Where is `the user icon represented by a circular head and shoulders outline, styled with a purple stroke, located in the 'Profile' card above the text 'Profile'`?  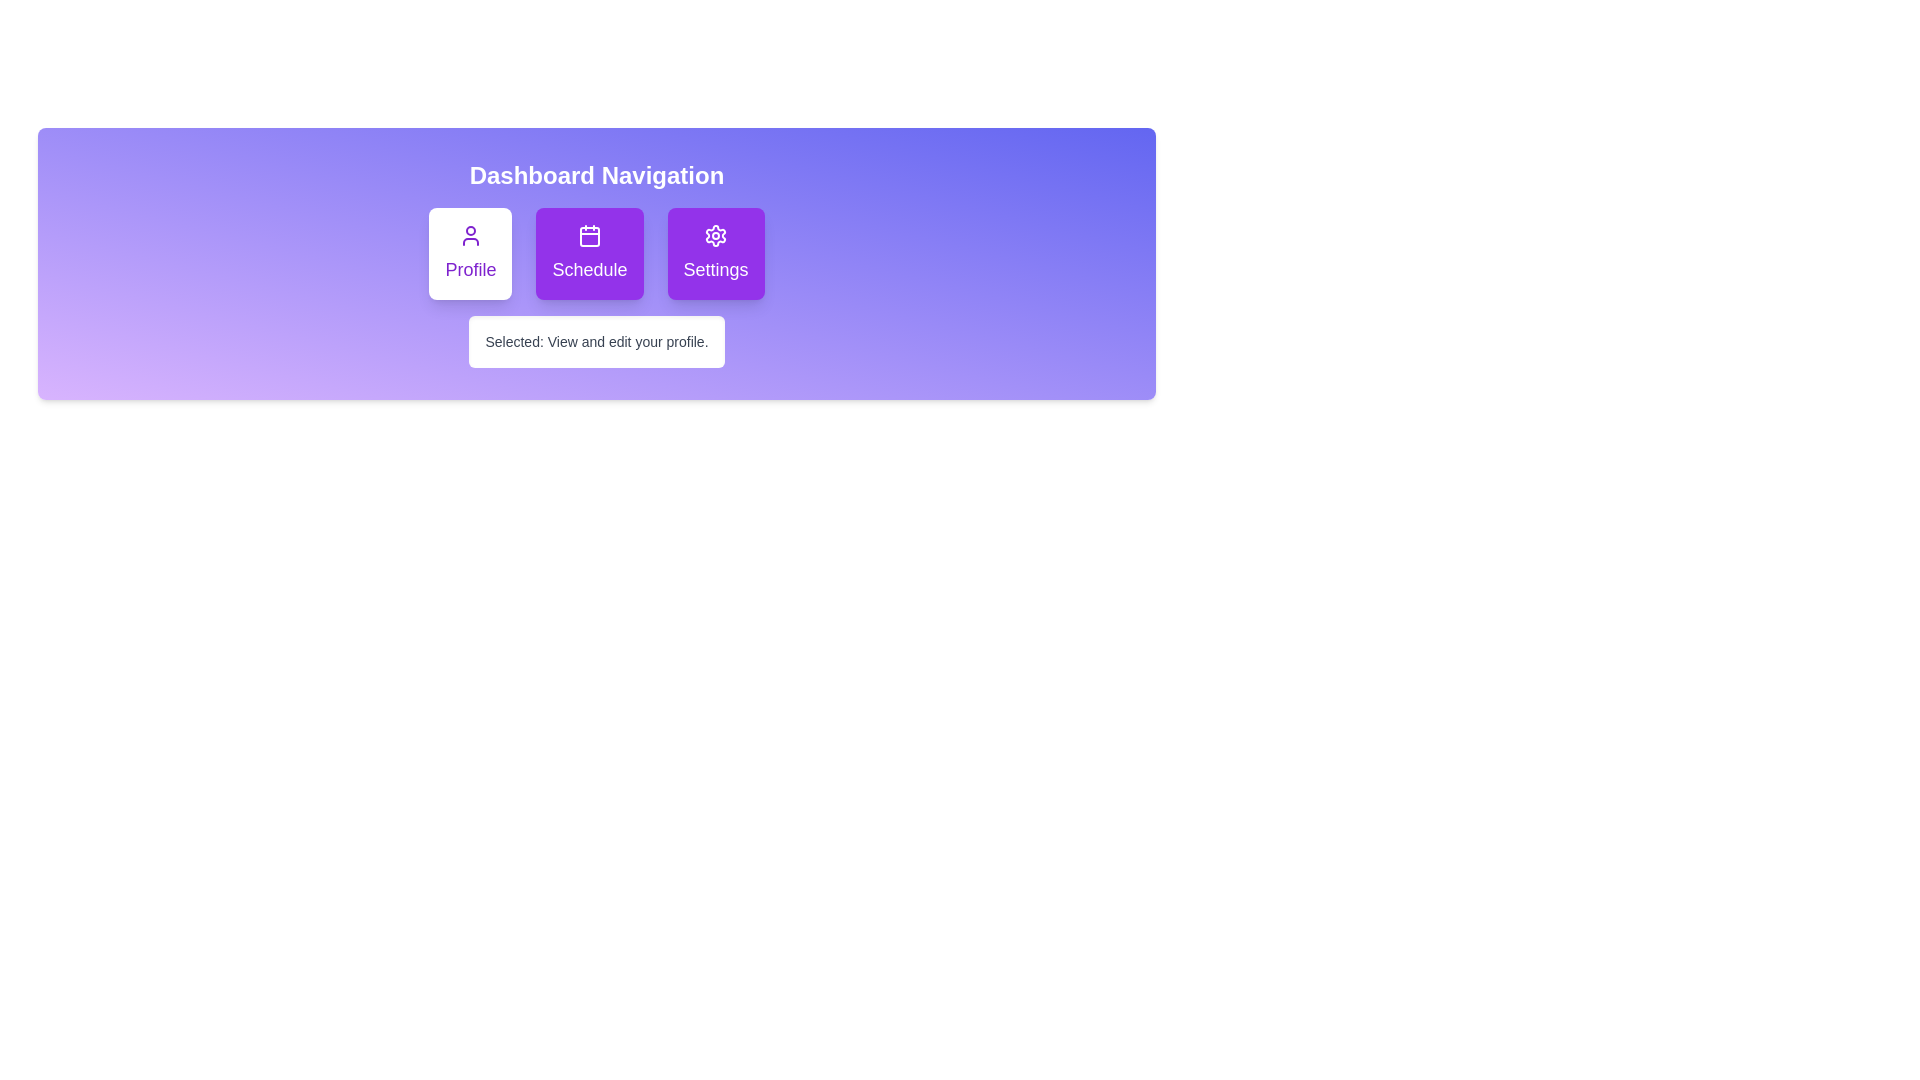 the user icon represented by a circular head and shoulders outline, styled with a purple stroke, located in the 'Profile' card above the text 'Profile' is located at coordinates (469, 234).